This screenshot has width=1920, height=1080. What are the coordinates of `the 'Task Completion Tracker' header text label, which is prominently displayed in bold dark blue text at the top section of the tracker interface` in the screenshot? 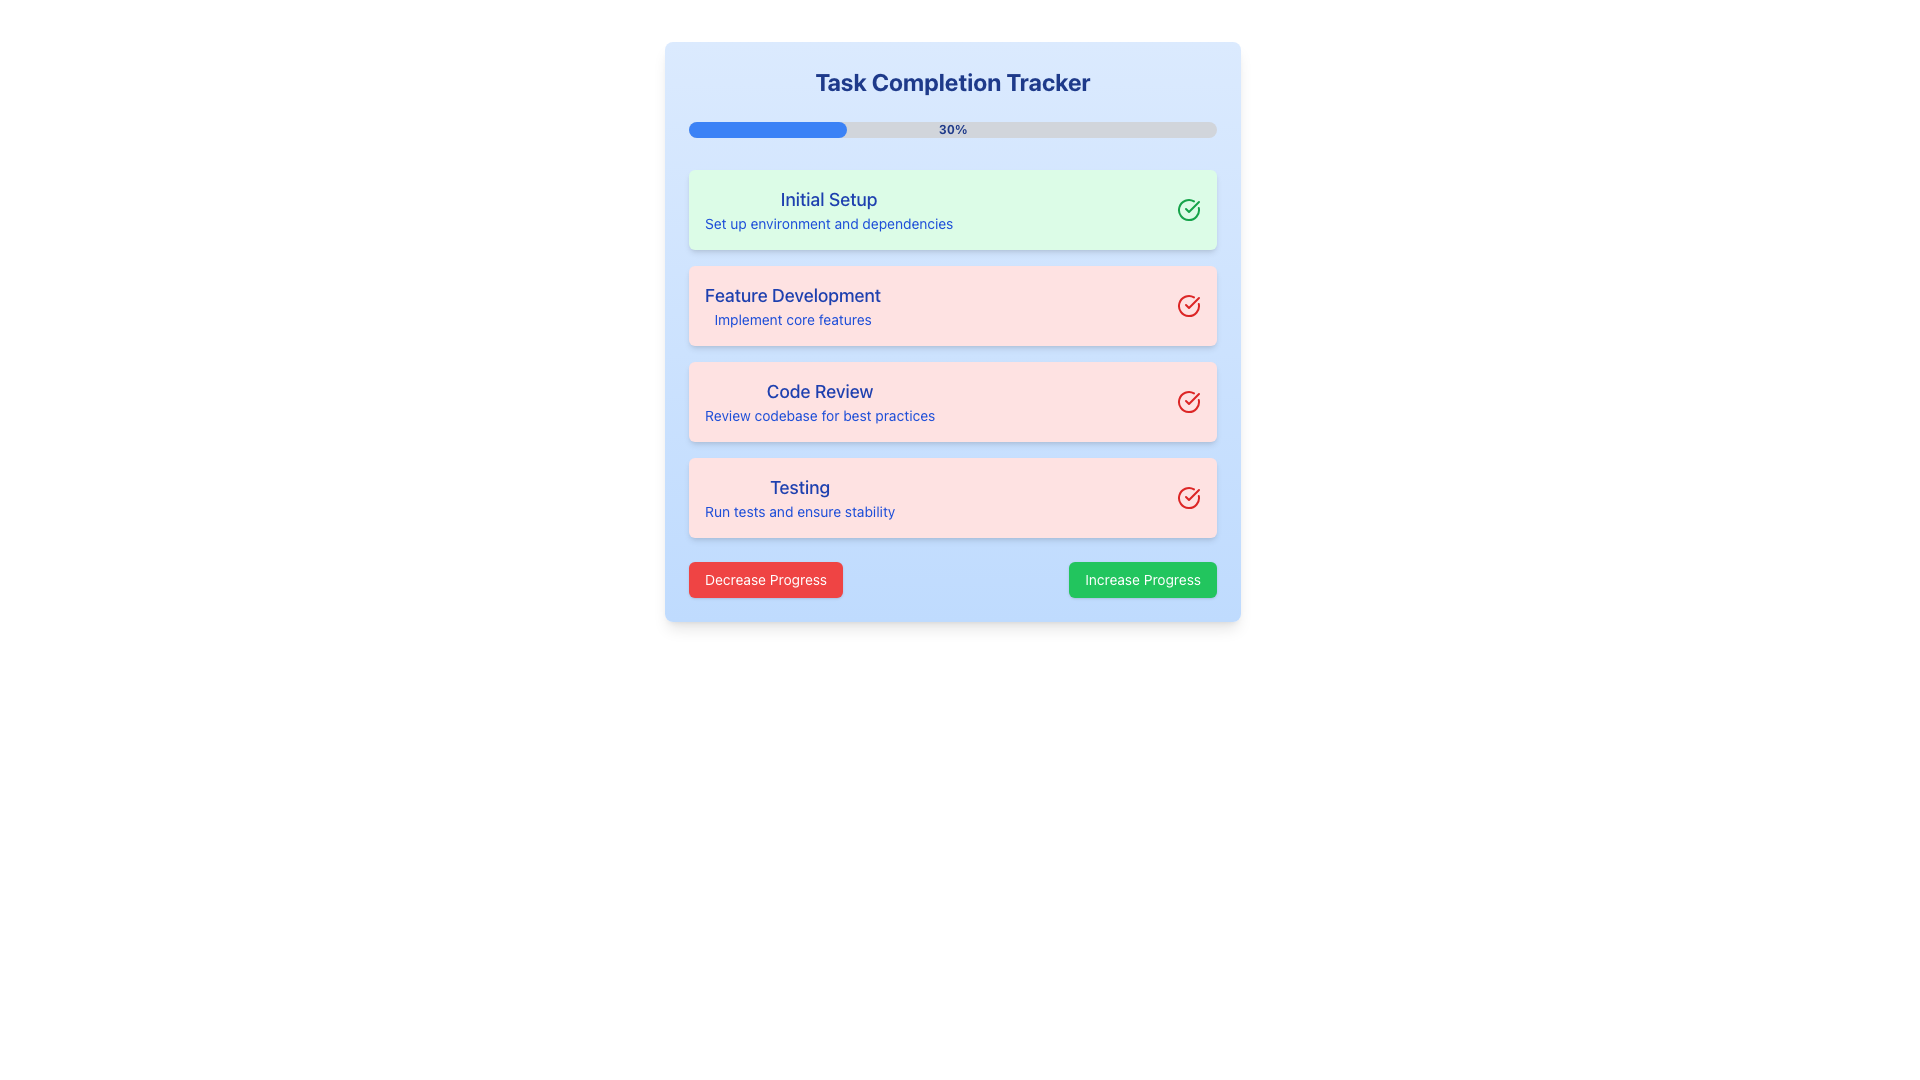 It's located at (952, 80).